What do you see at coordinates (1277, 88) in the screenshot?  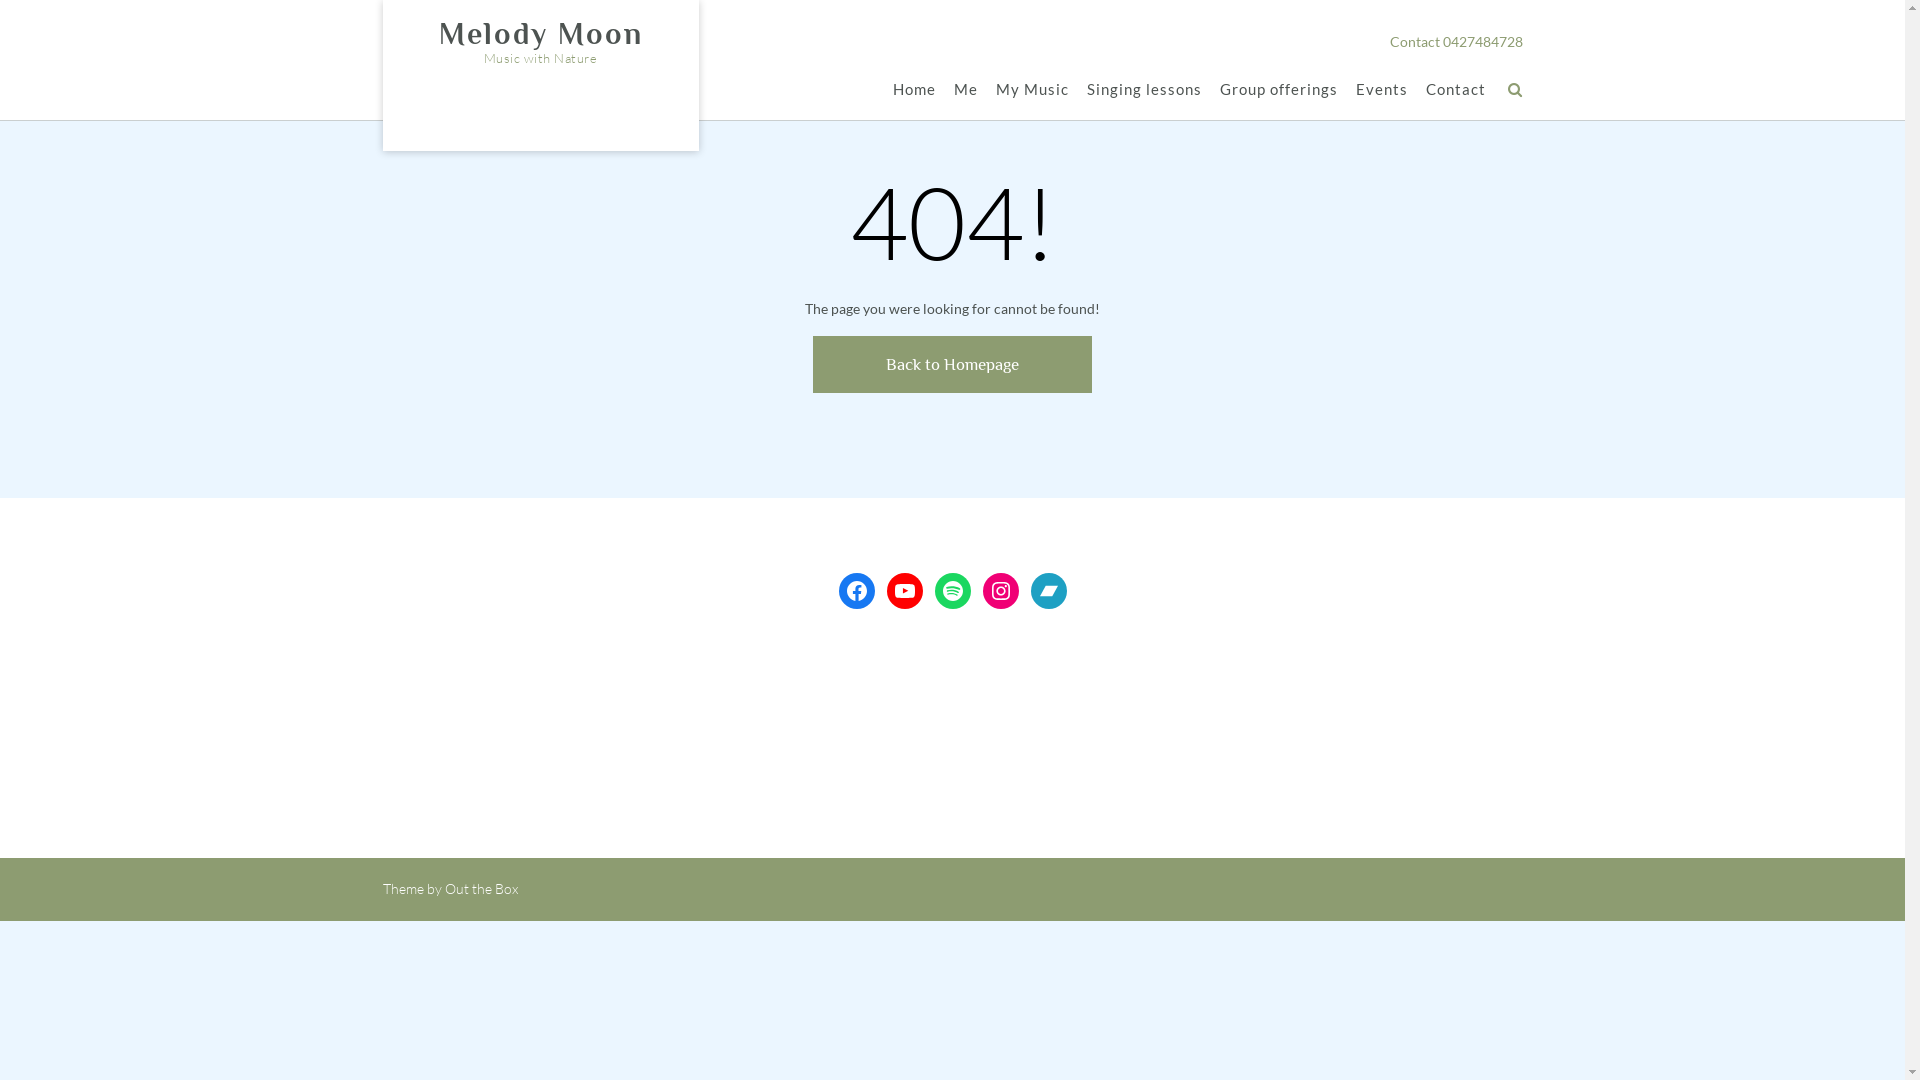 I see `'Group offerings'` at bounding box center [1277, 88].